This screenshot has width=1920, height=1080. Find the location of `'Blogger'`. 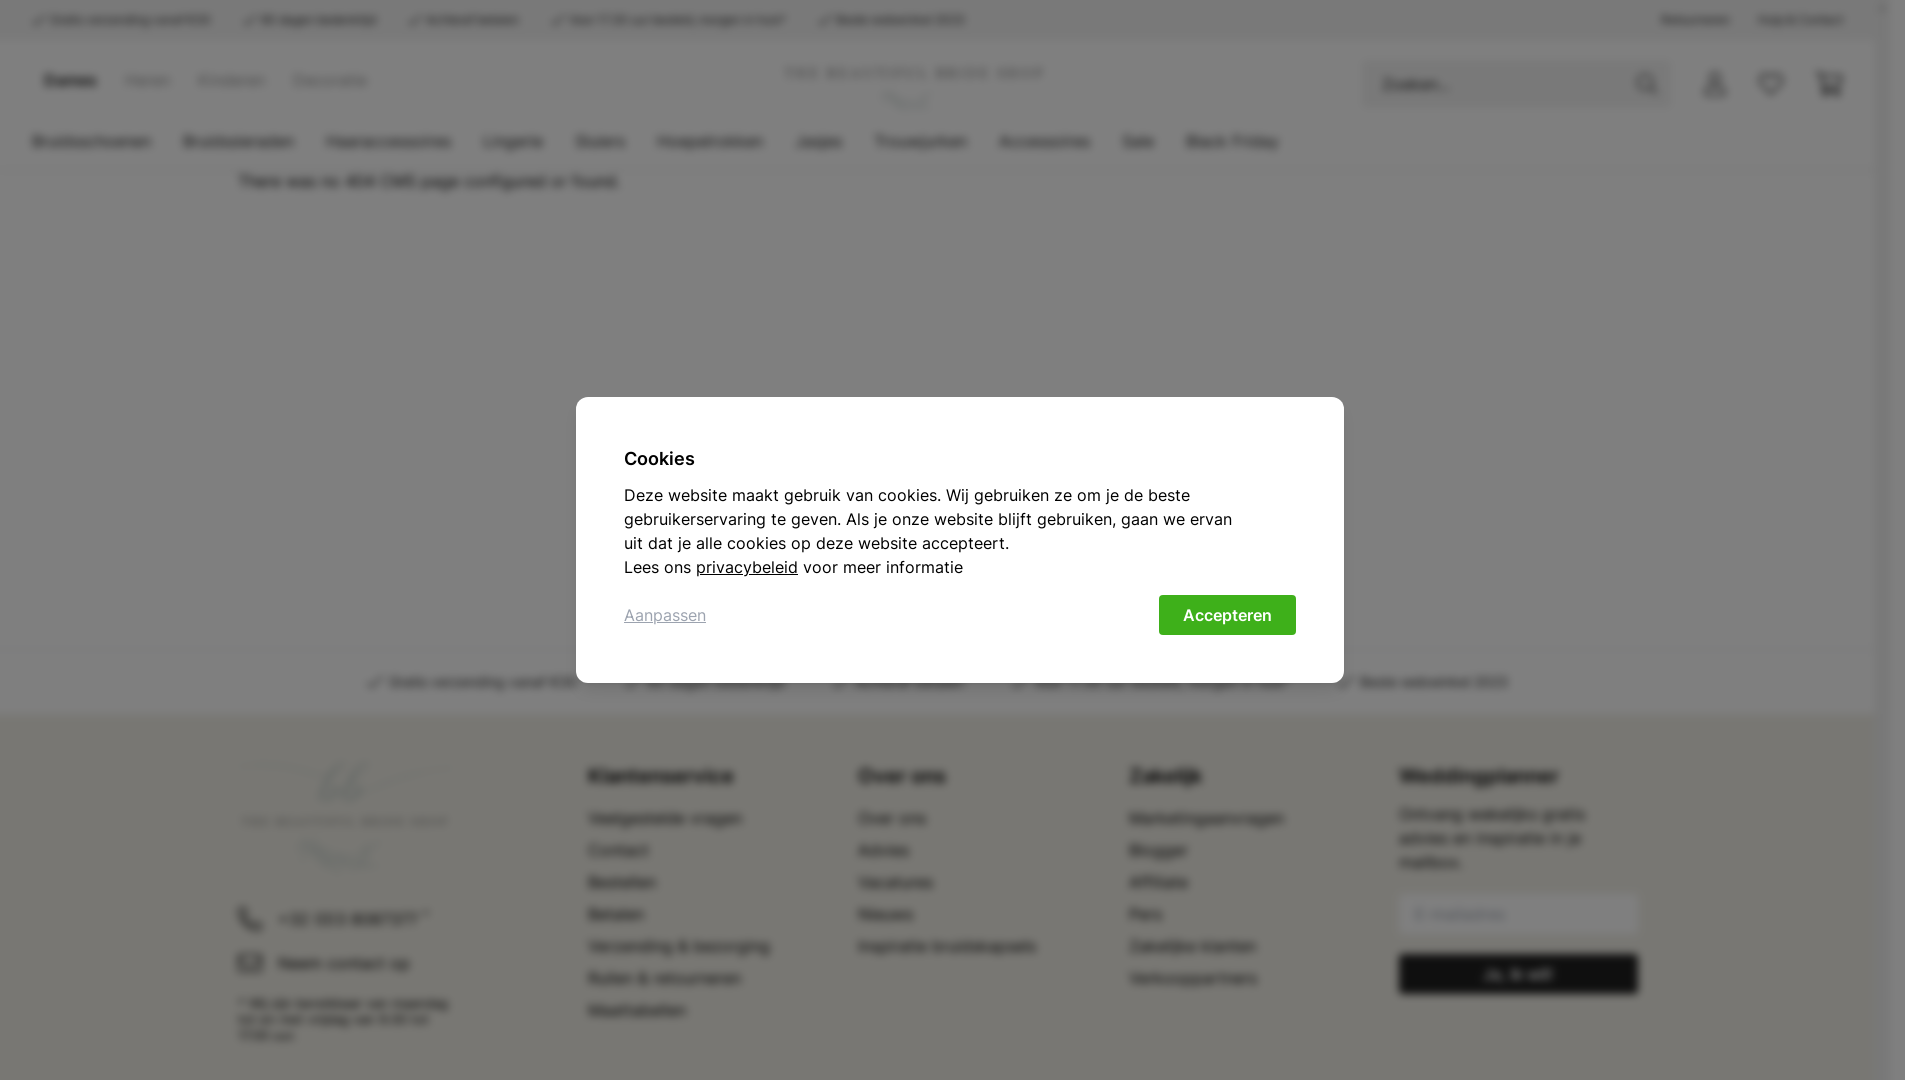

'Blogger' is located at coordinates (1157, 849).